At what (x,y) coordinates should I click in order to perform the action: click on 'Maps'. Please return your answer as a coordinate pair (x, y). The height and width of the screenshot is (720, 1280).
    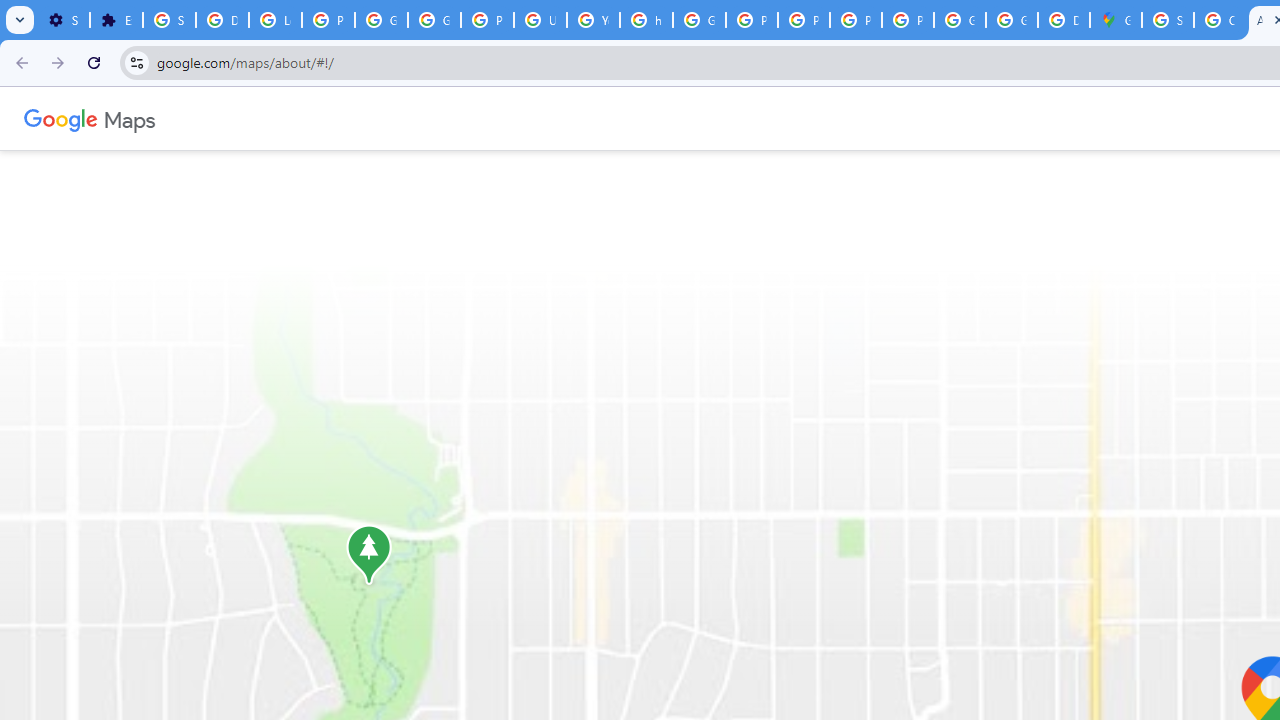
    Looking at the image, I should click on (128, 118).